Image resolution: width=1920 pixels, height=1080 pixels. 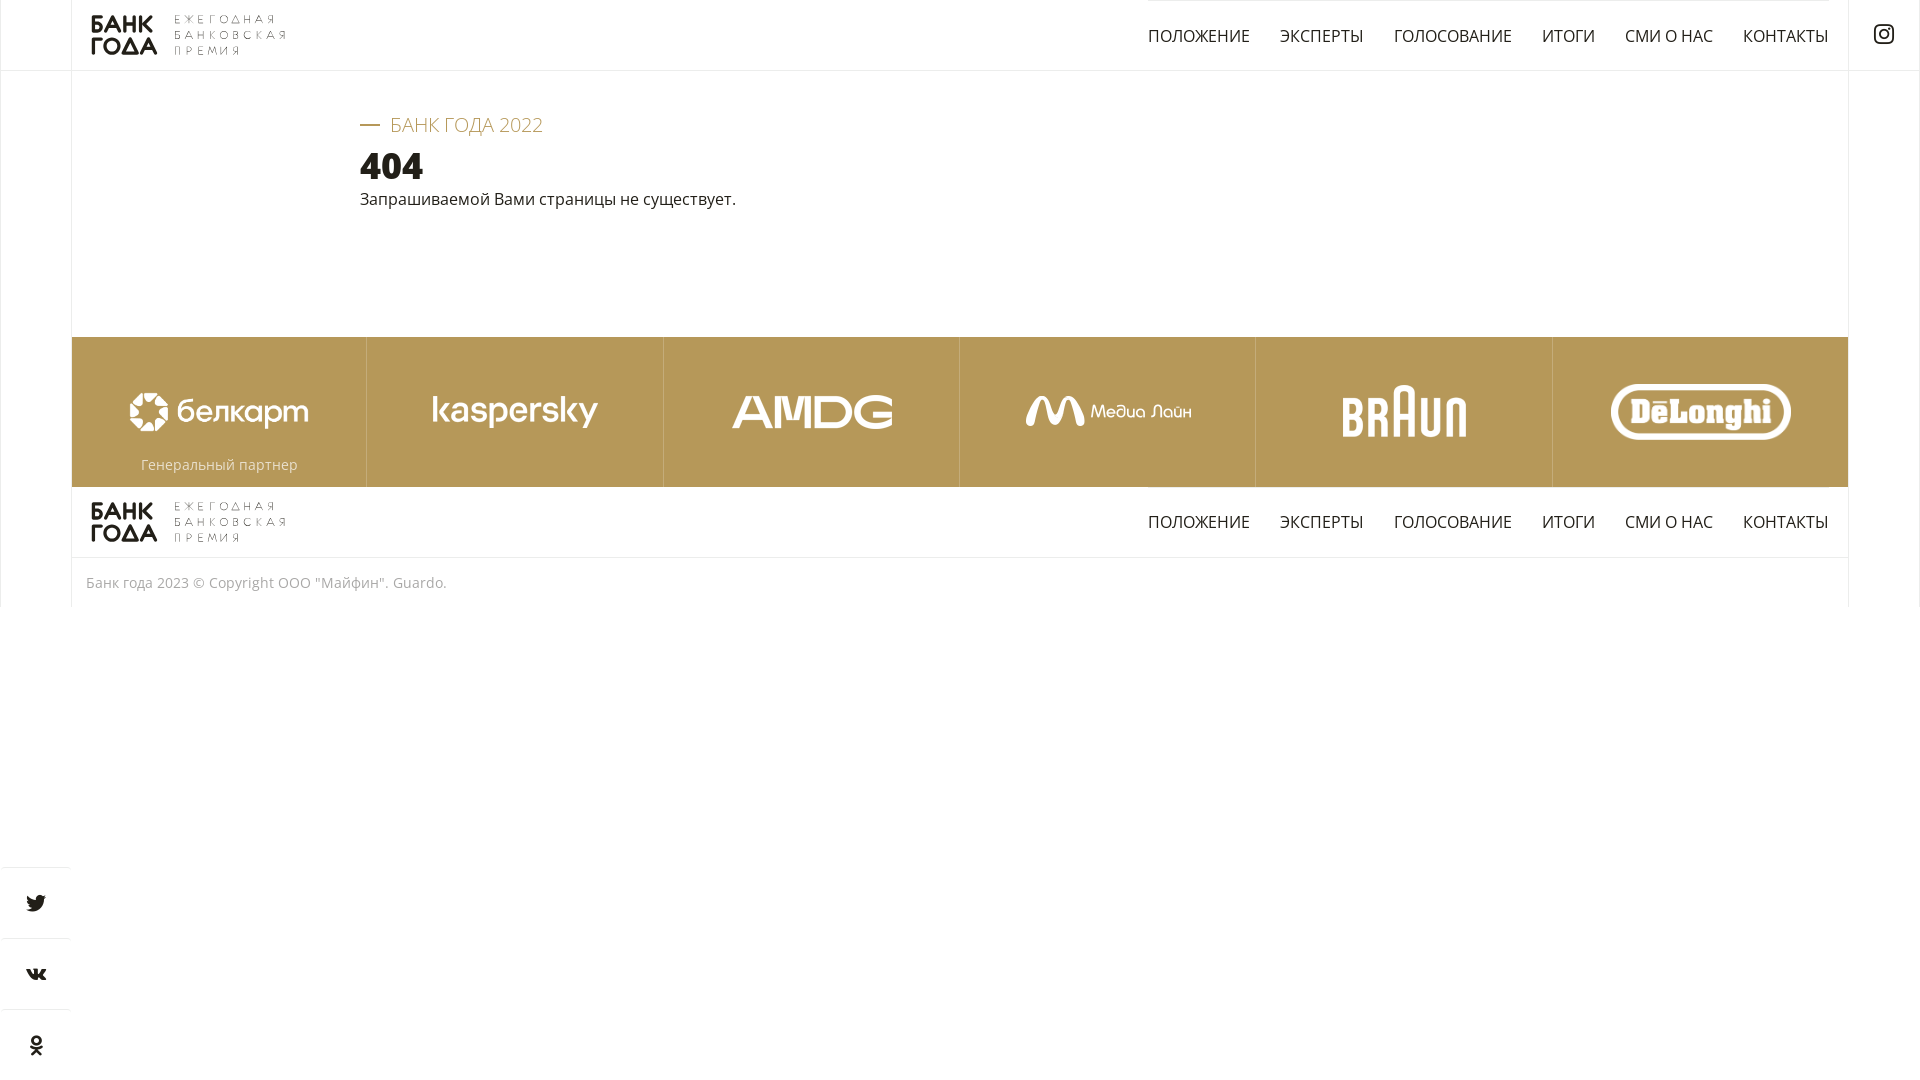 What do you see at coordinates (35, 902) in the screenshot?
I see `'Twitter'` at bounding box center [35, 902].